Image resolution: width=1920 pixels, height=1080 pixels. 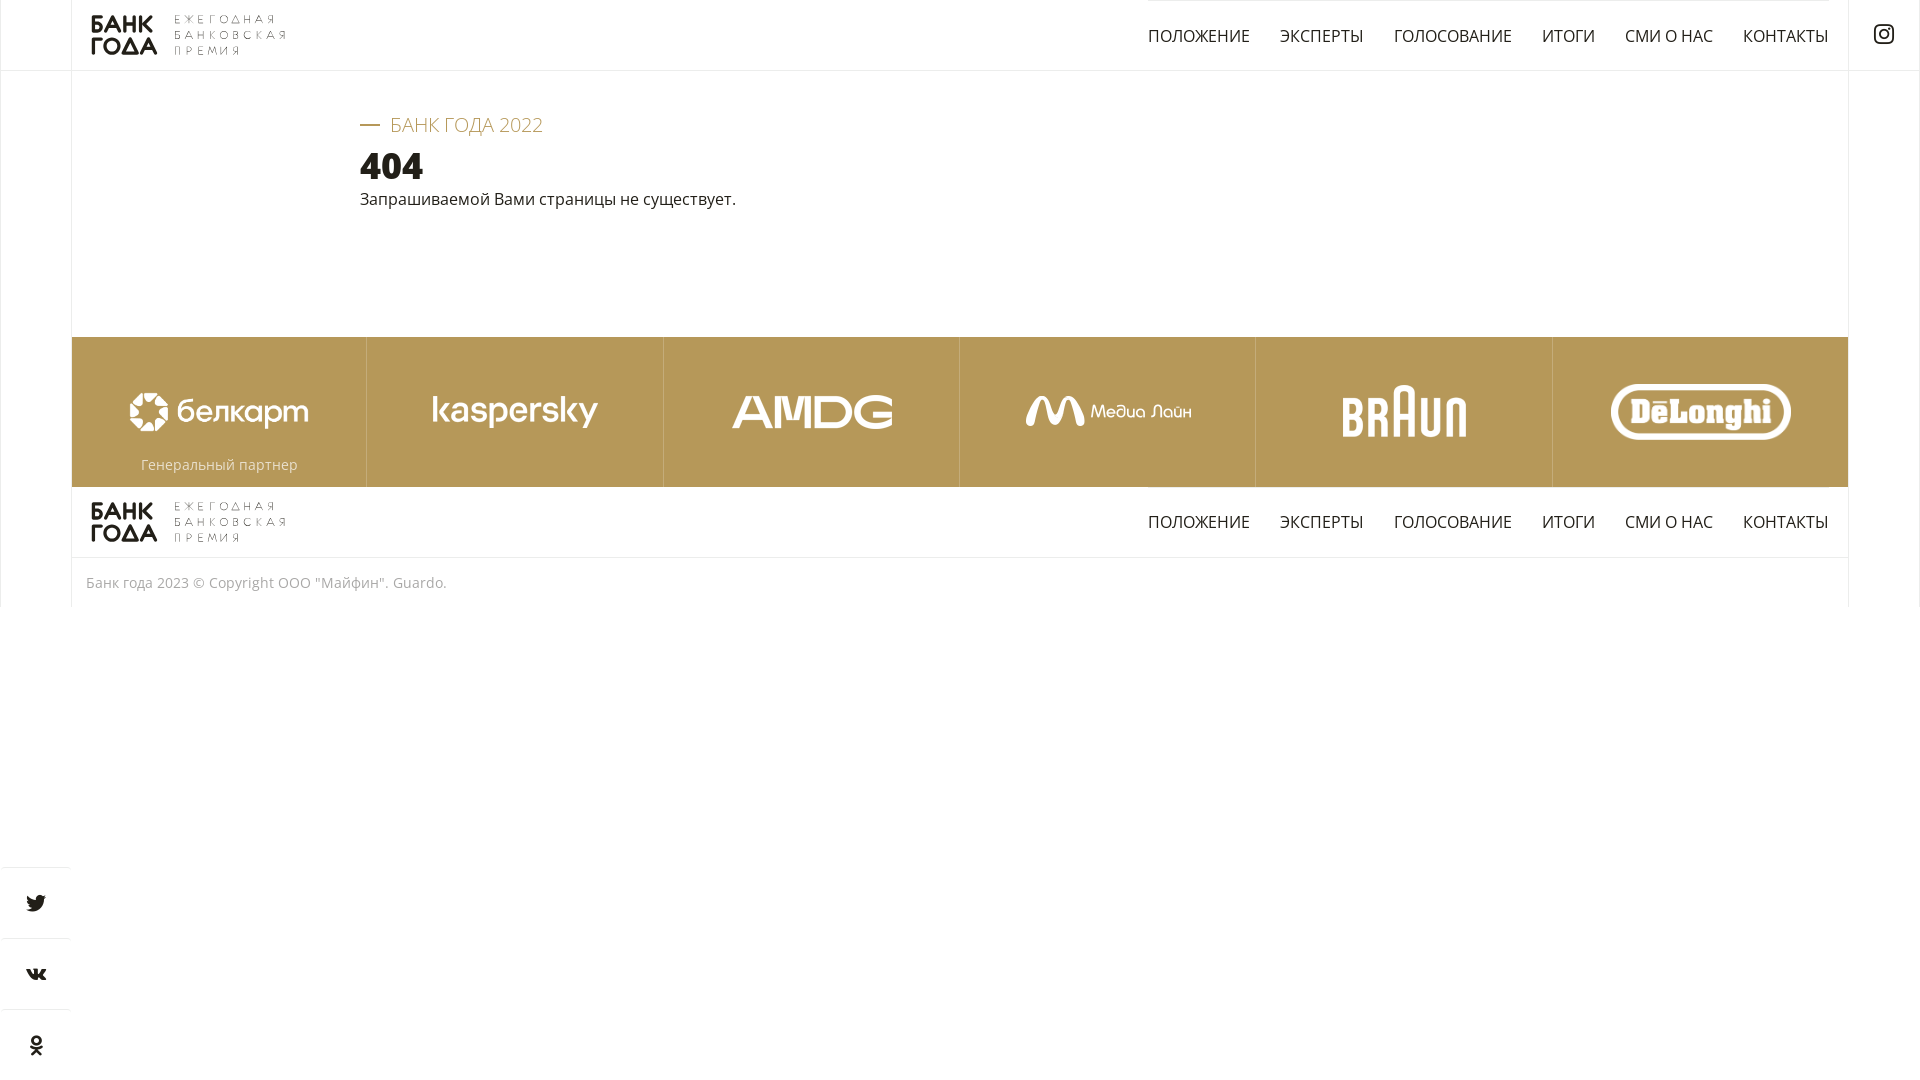 What do you see at coordinates (35, 902) in the screenshot?
I see `'Twitter'` at bounding box center [35, 902].